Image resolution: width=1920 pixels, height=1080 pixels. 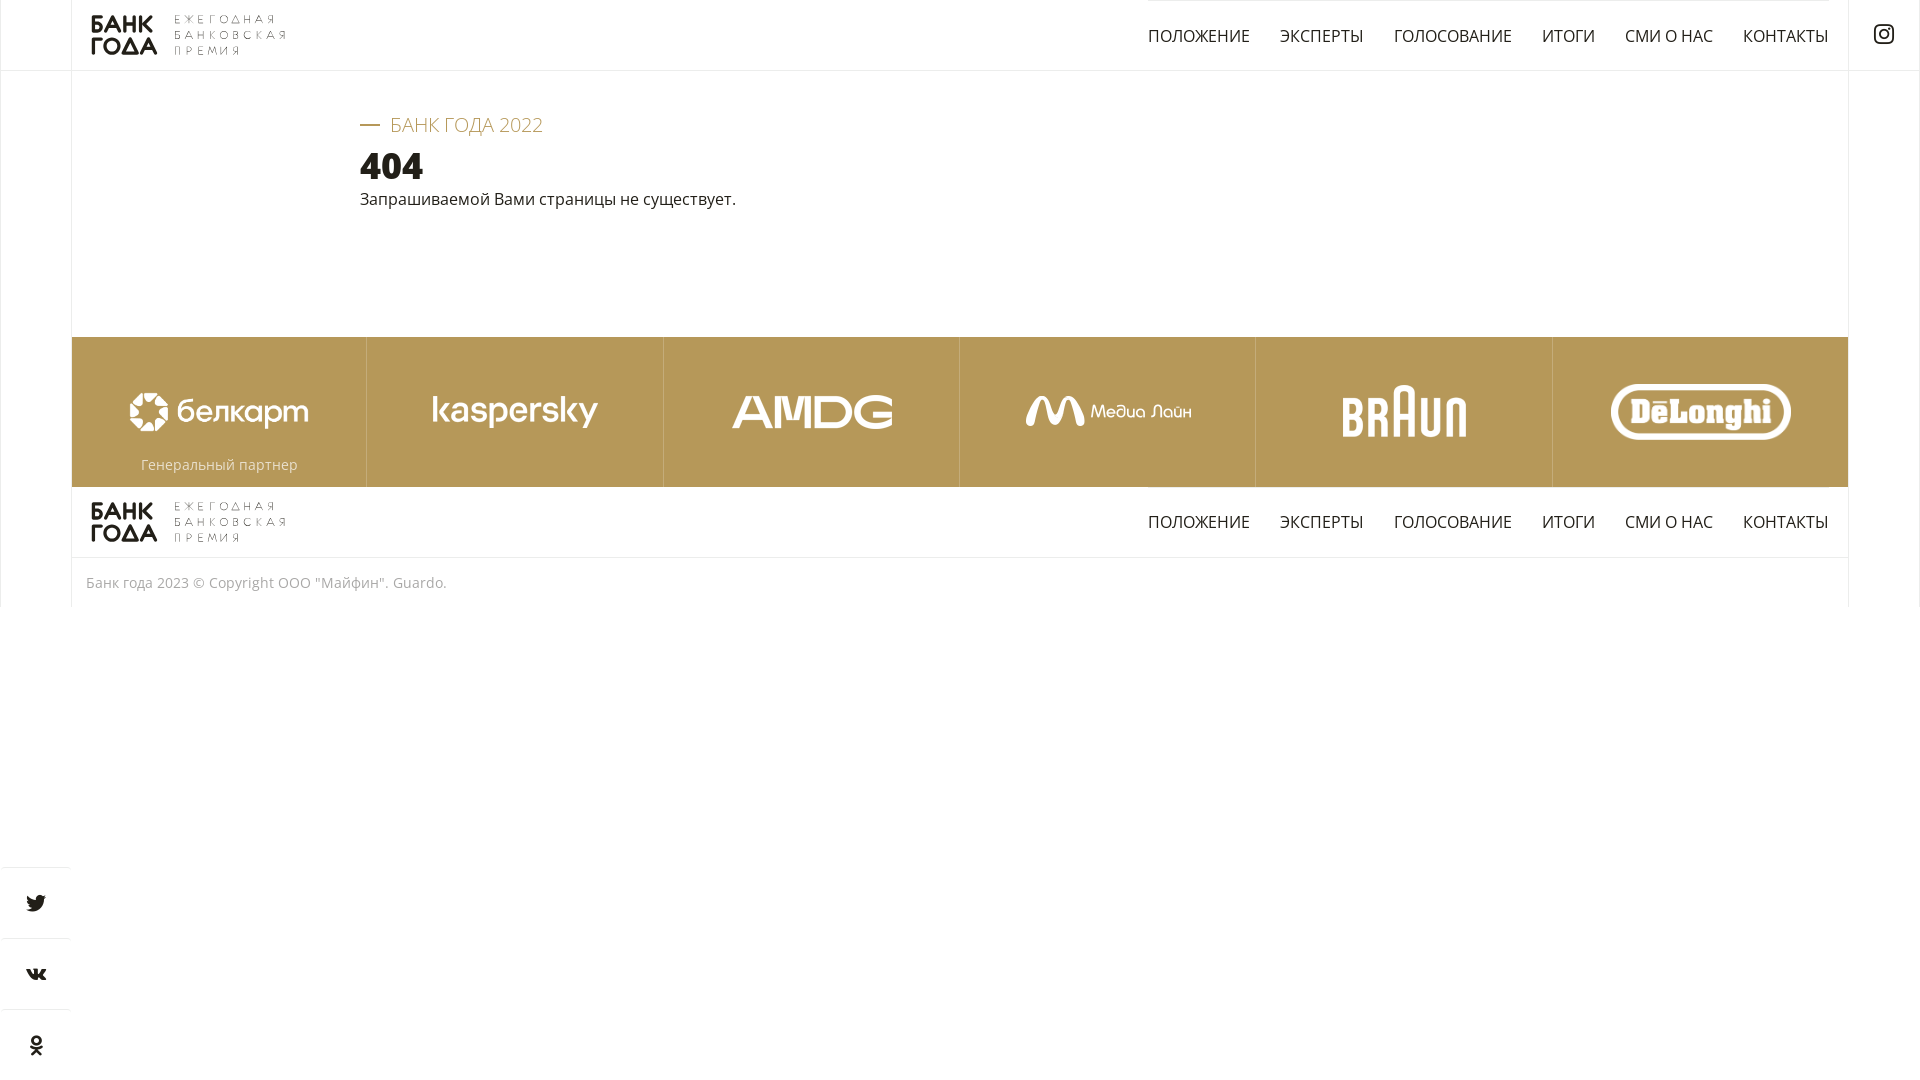 What do you see at coordinates (35, 902) in the screenshot?
I see `'Twitter'` at bounding box center [35, 902].